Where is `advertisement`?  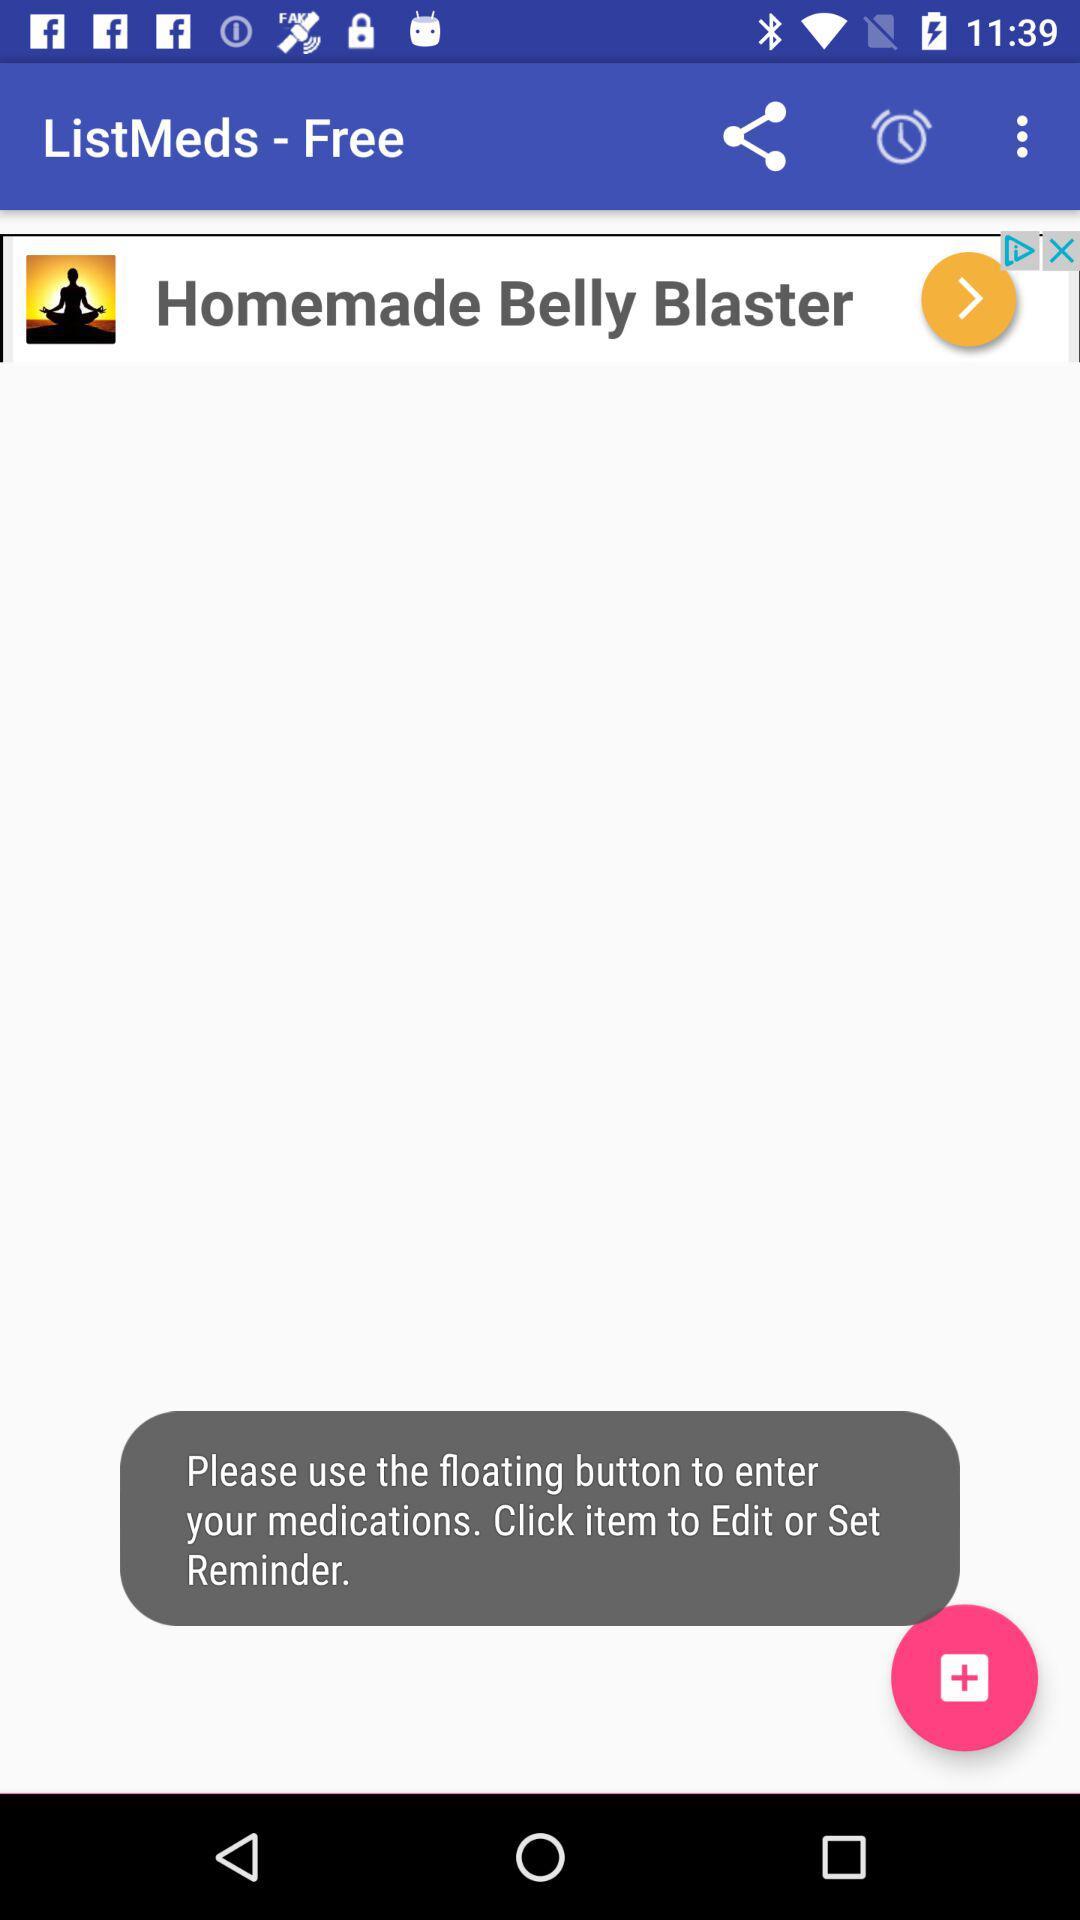
advertisement is located at coordinates (540, 295).